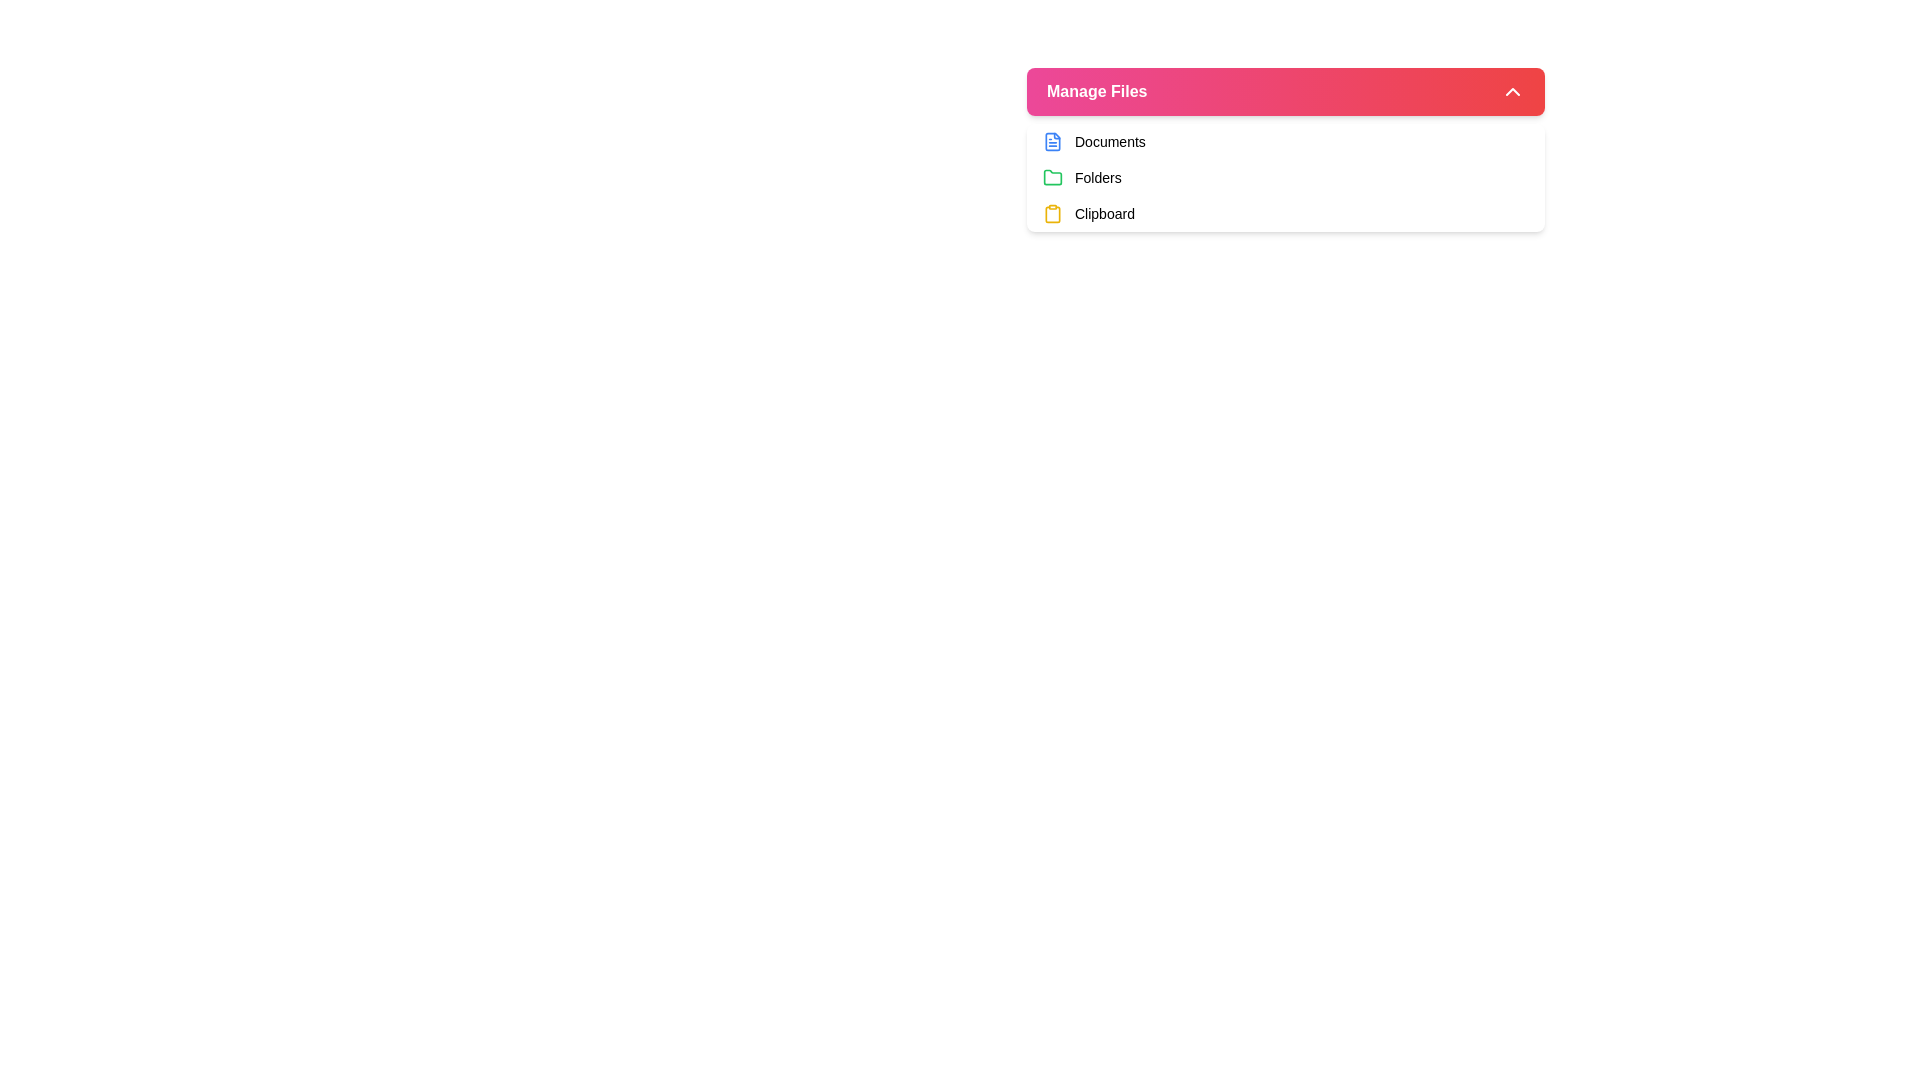 This screenshot has height=1080, width=1920. What do you see at coordinates (1286, 141) in the screenshot?
I see `the first navigation list item under 'Manage Files' labeled 'Documents'` at bounding box center [1286, 141].